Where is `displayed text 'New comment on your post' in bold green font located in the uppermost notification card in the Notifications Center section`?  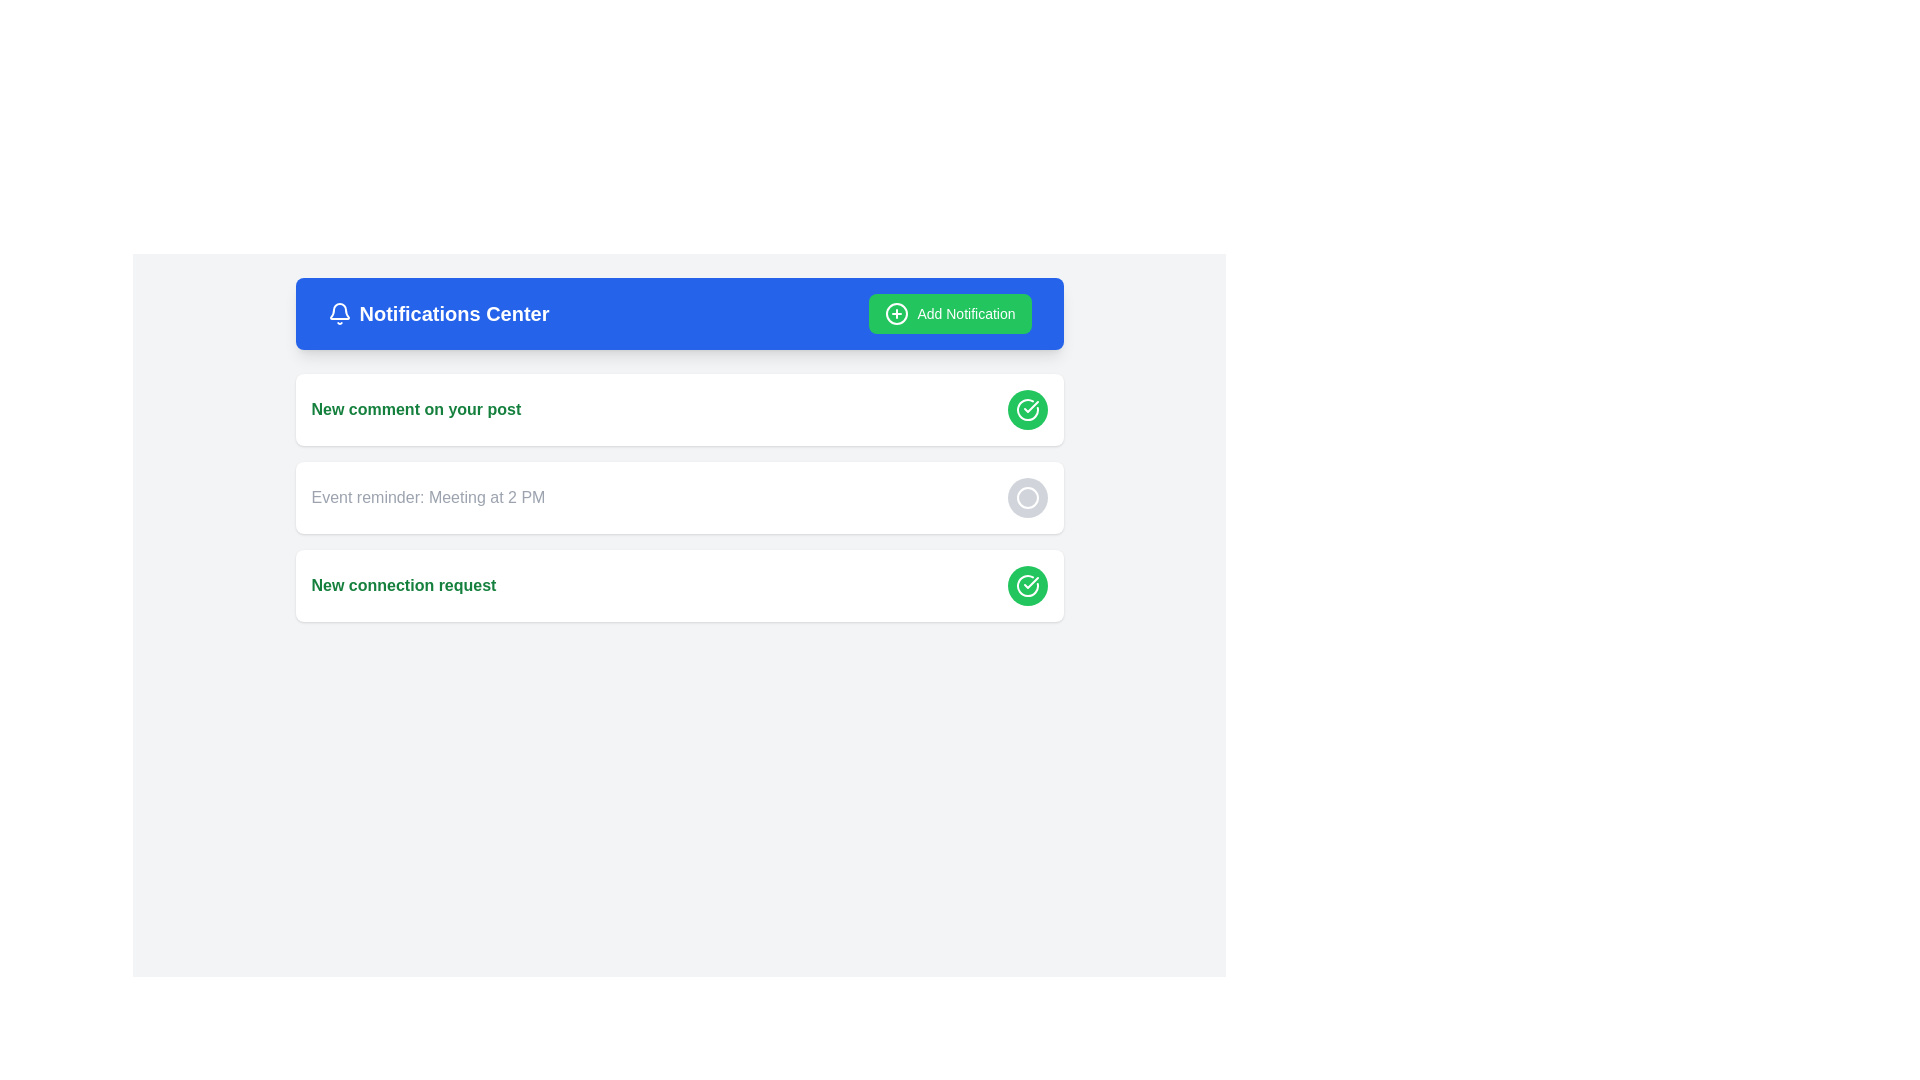 displayed text 'New comment on your post' in bold green font located in the uppermost notification card in the Notifications Center section is located at coordinates (415, 408).